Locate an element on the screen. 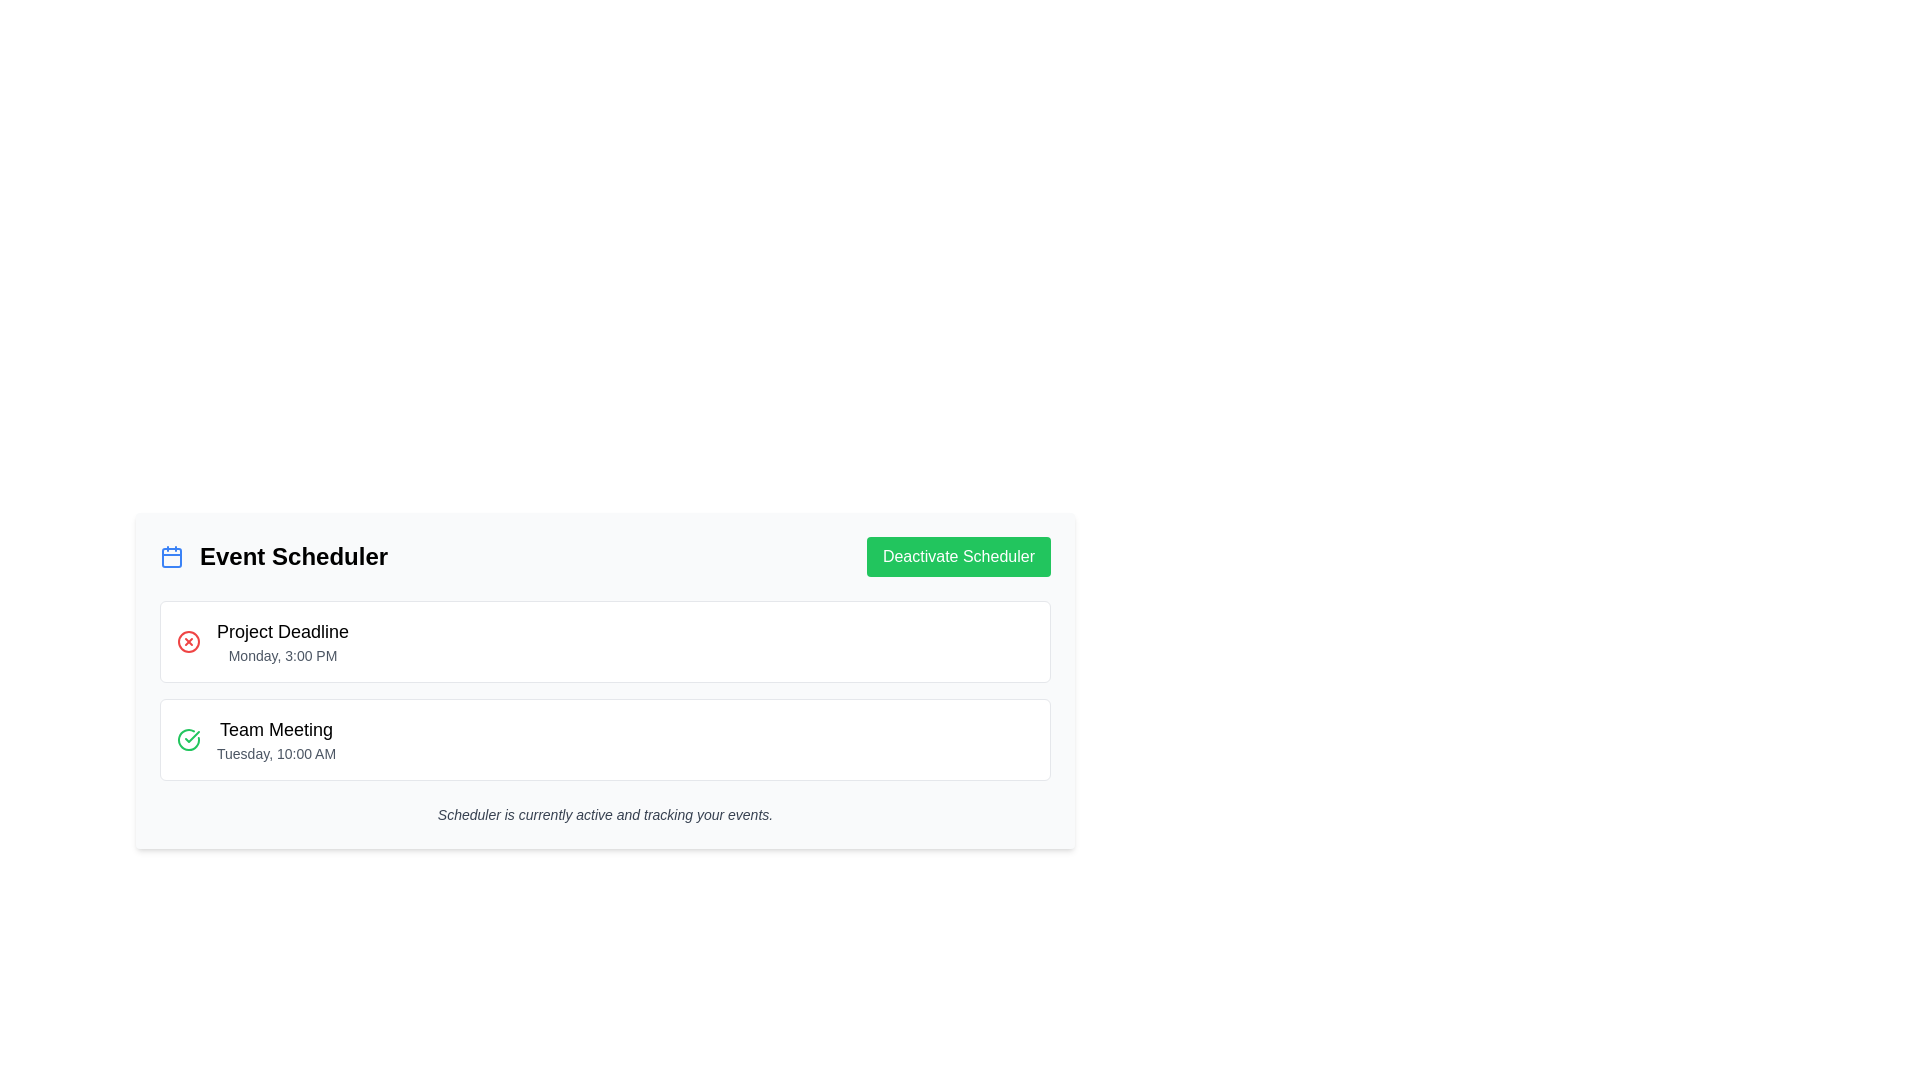 Image resolution: width=1920 pixels, height=1080 pixels. the Information Card that summarizes the scheduled 'Team Meeting', located at the bottom of the 'Event Scheduler' section, beneath the 'Project Deadline' card is located at coordinates (604, 740).